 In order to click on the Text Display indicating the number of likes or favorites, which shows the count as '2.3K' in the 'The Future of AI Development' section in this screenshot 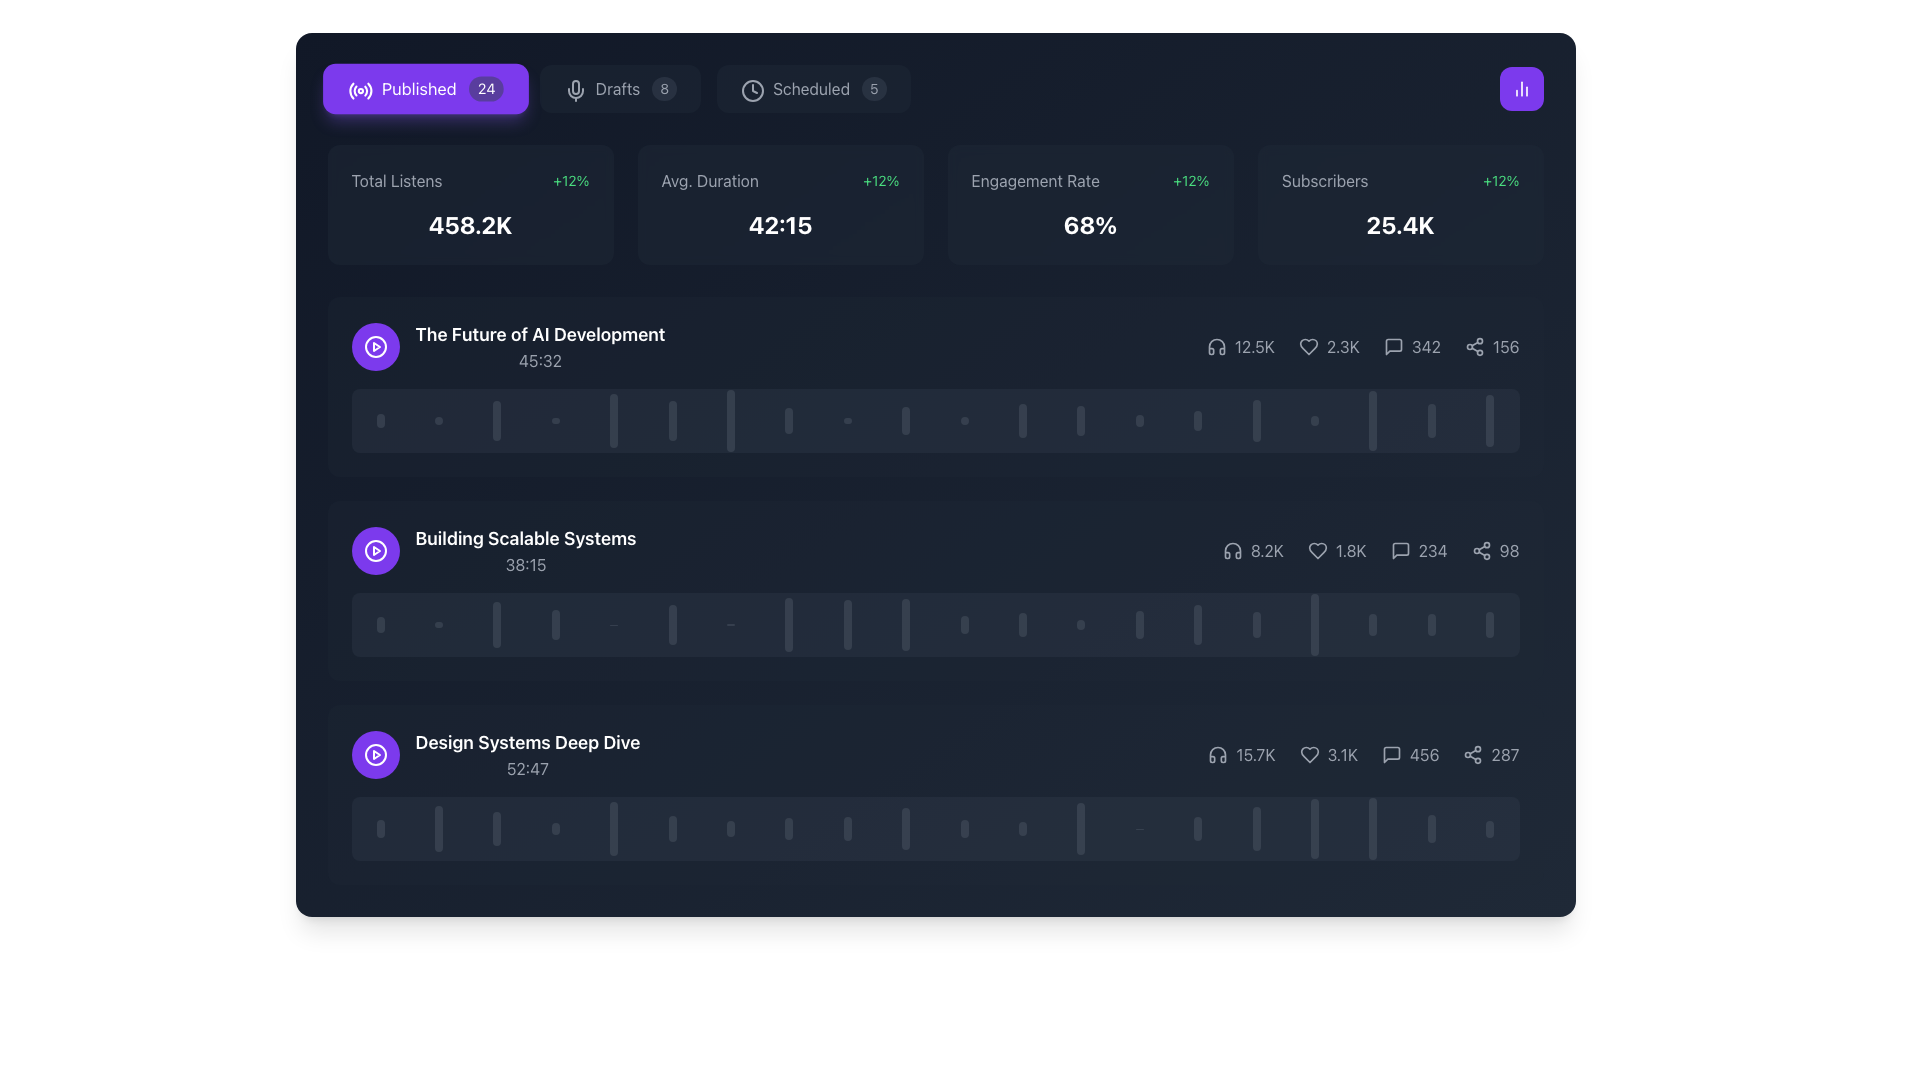, I will do `click(1343, 346)`.